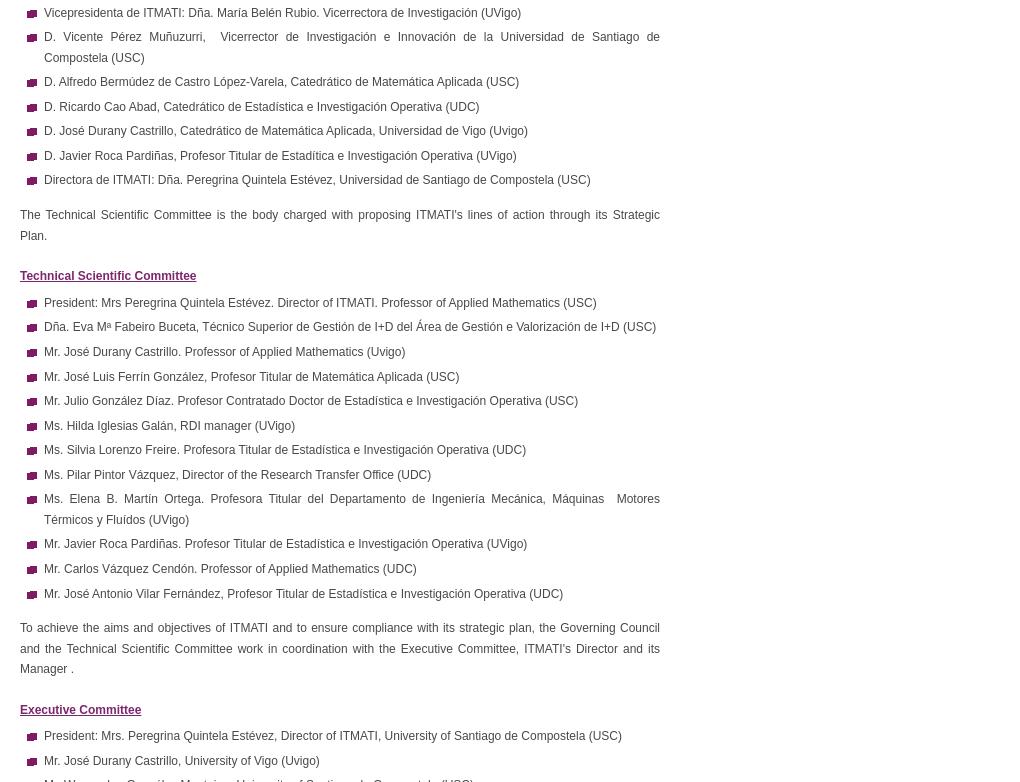 This screenshot has width=1020, height=782. What do you see at coordinates (224, 349) in the screenshot?
I see `'Mr. José Durany Castrillo. Professor of Applied Mathematics (Uvigo)'` at bounding box center [224, 349].